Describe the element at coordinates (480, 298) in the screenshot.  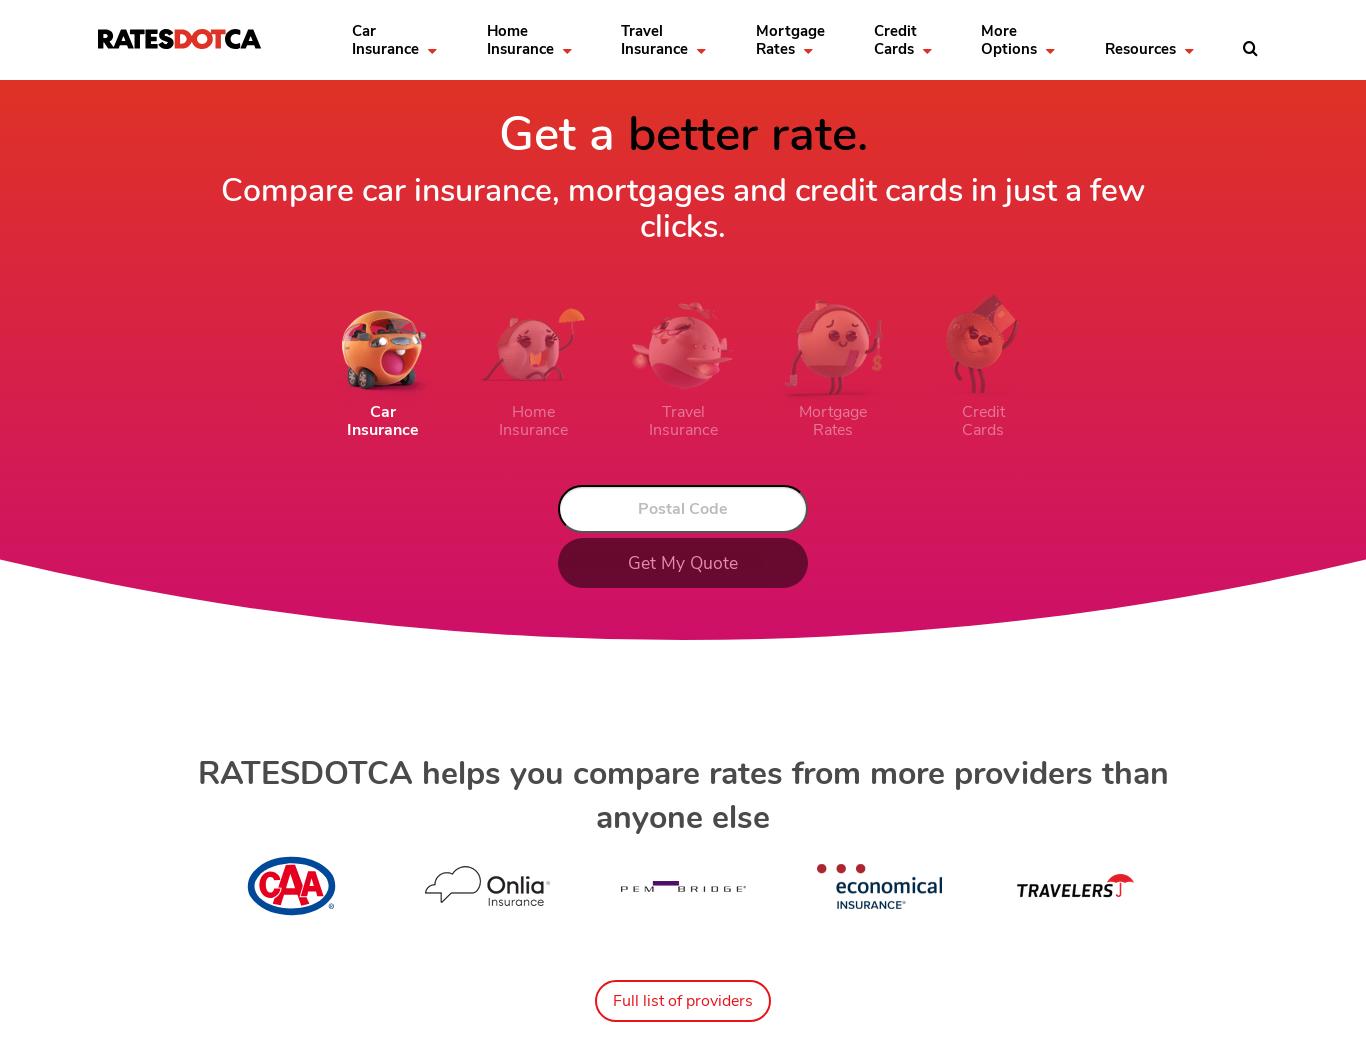
I see `'Student Credit Cards'` at that location.